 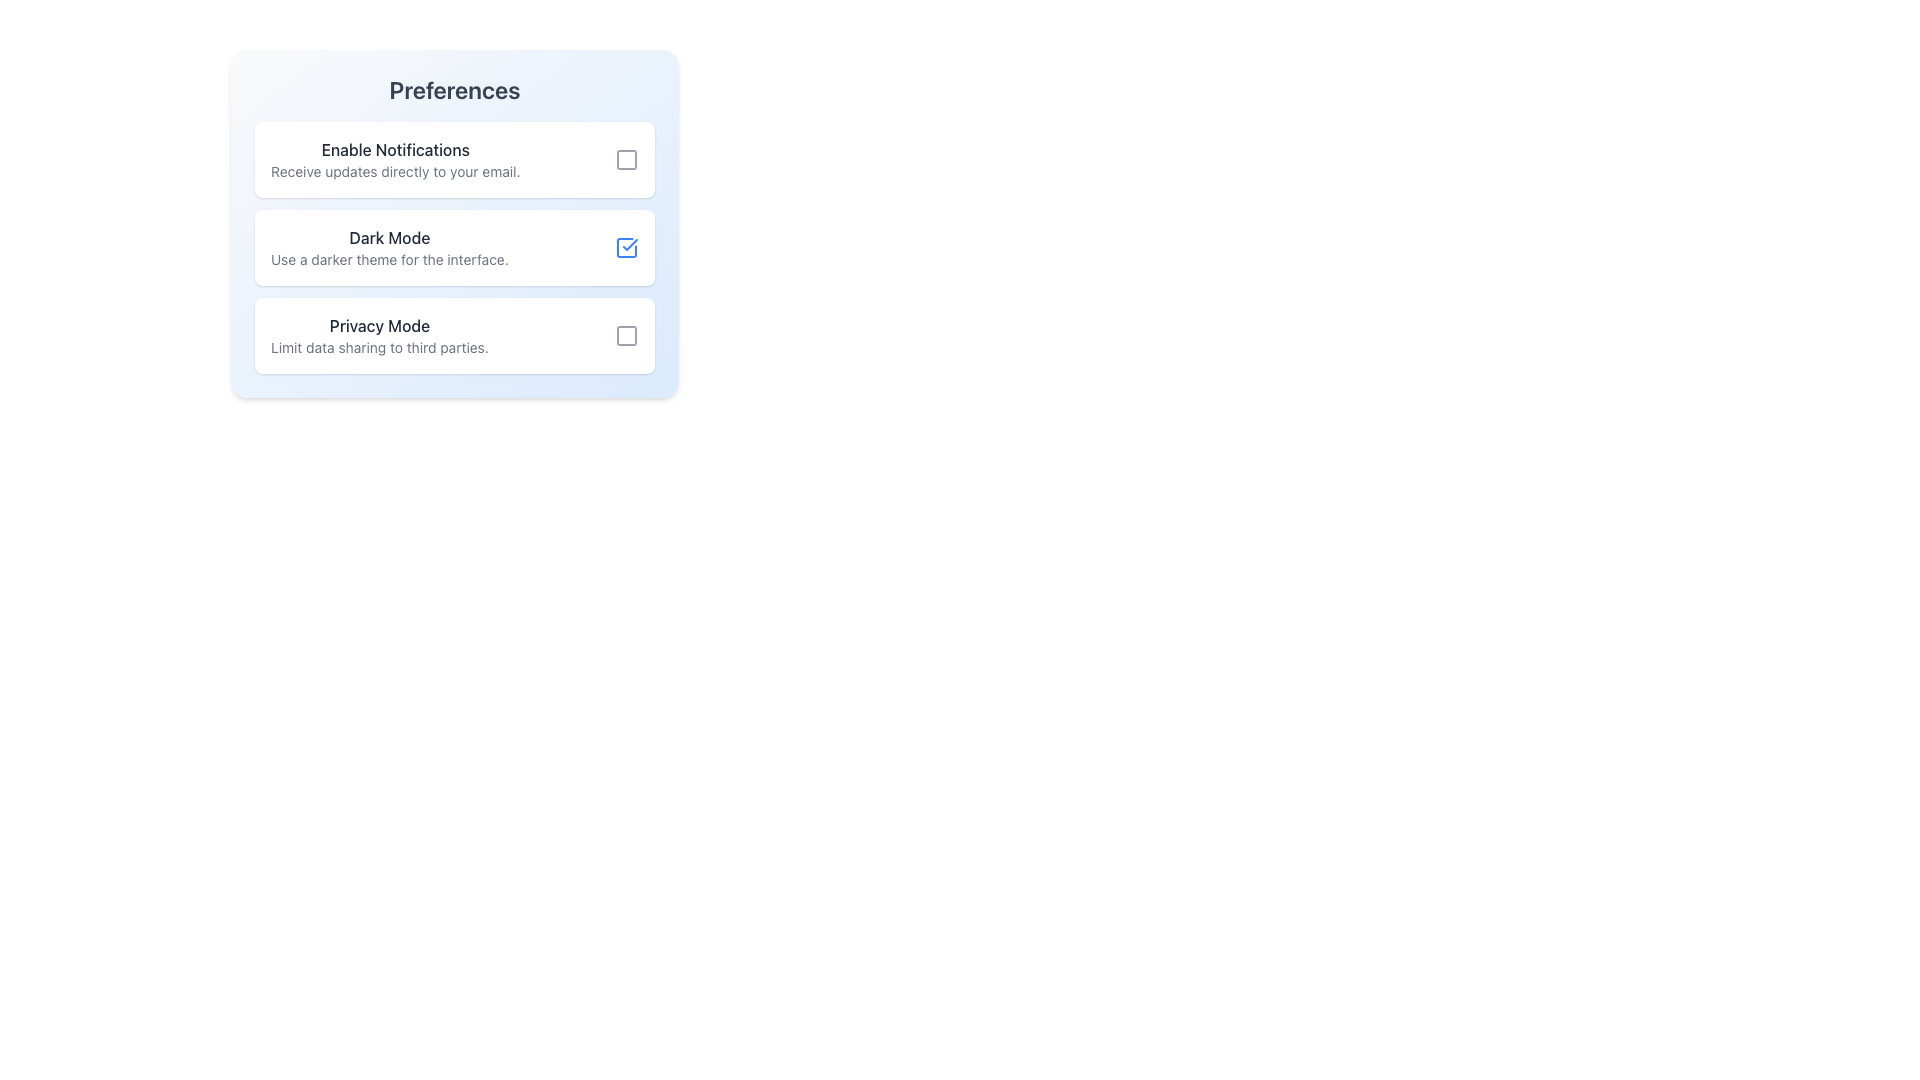 What do you see at coordinates (454, 334) in the screenshot?
I see `the 'Privacy Mode' informational card, which features a title in bold dark text and a checkbox icon on the right side, located in the Preferences section of the settings` at bounding box center [454, 334].